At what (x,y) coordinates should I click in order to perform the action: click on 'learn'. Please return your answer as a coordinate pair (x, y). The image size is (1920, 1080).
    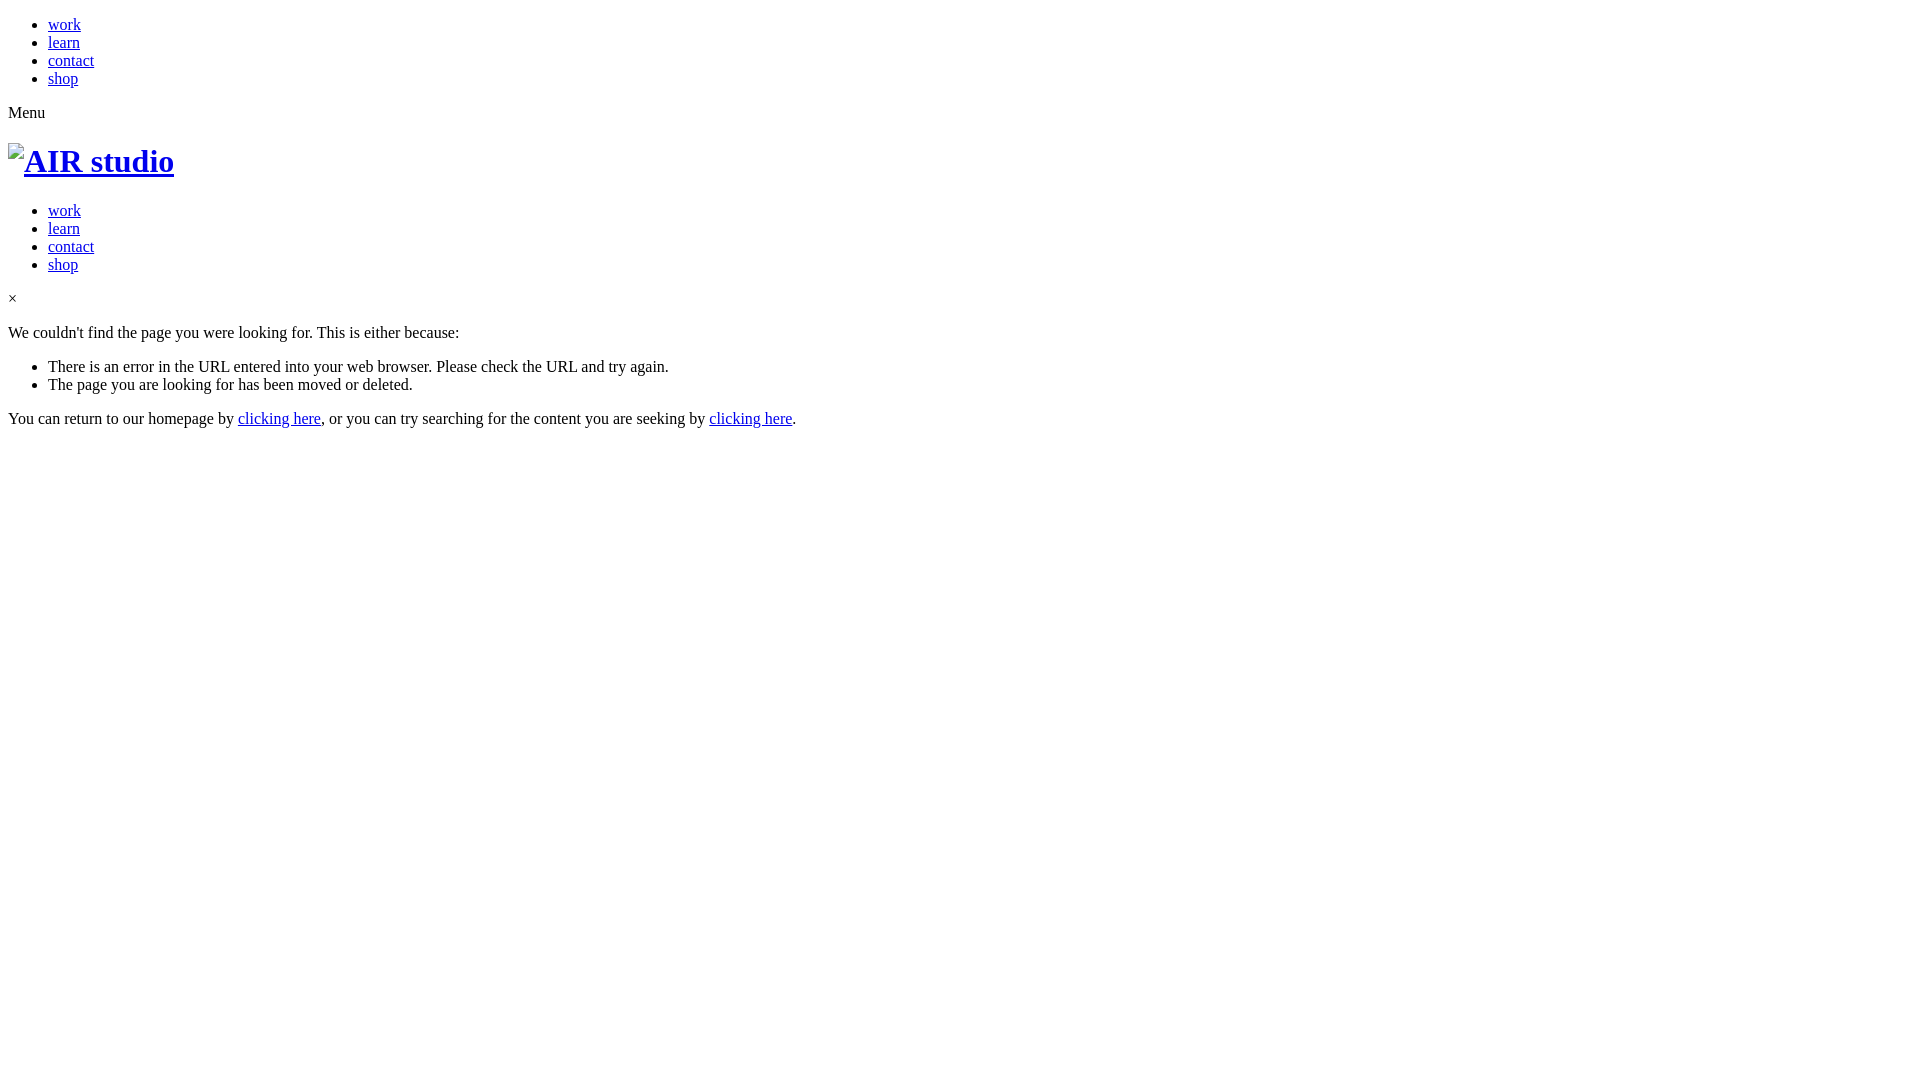
    Looking at the image, I should click on (63, 227).